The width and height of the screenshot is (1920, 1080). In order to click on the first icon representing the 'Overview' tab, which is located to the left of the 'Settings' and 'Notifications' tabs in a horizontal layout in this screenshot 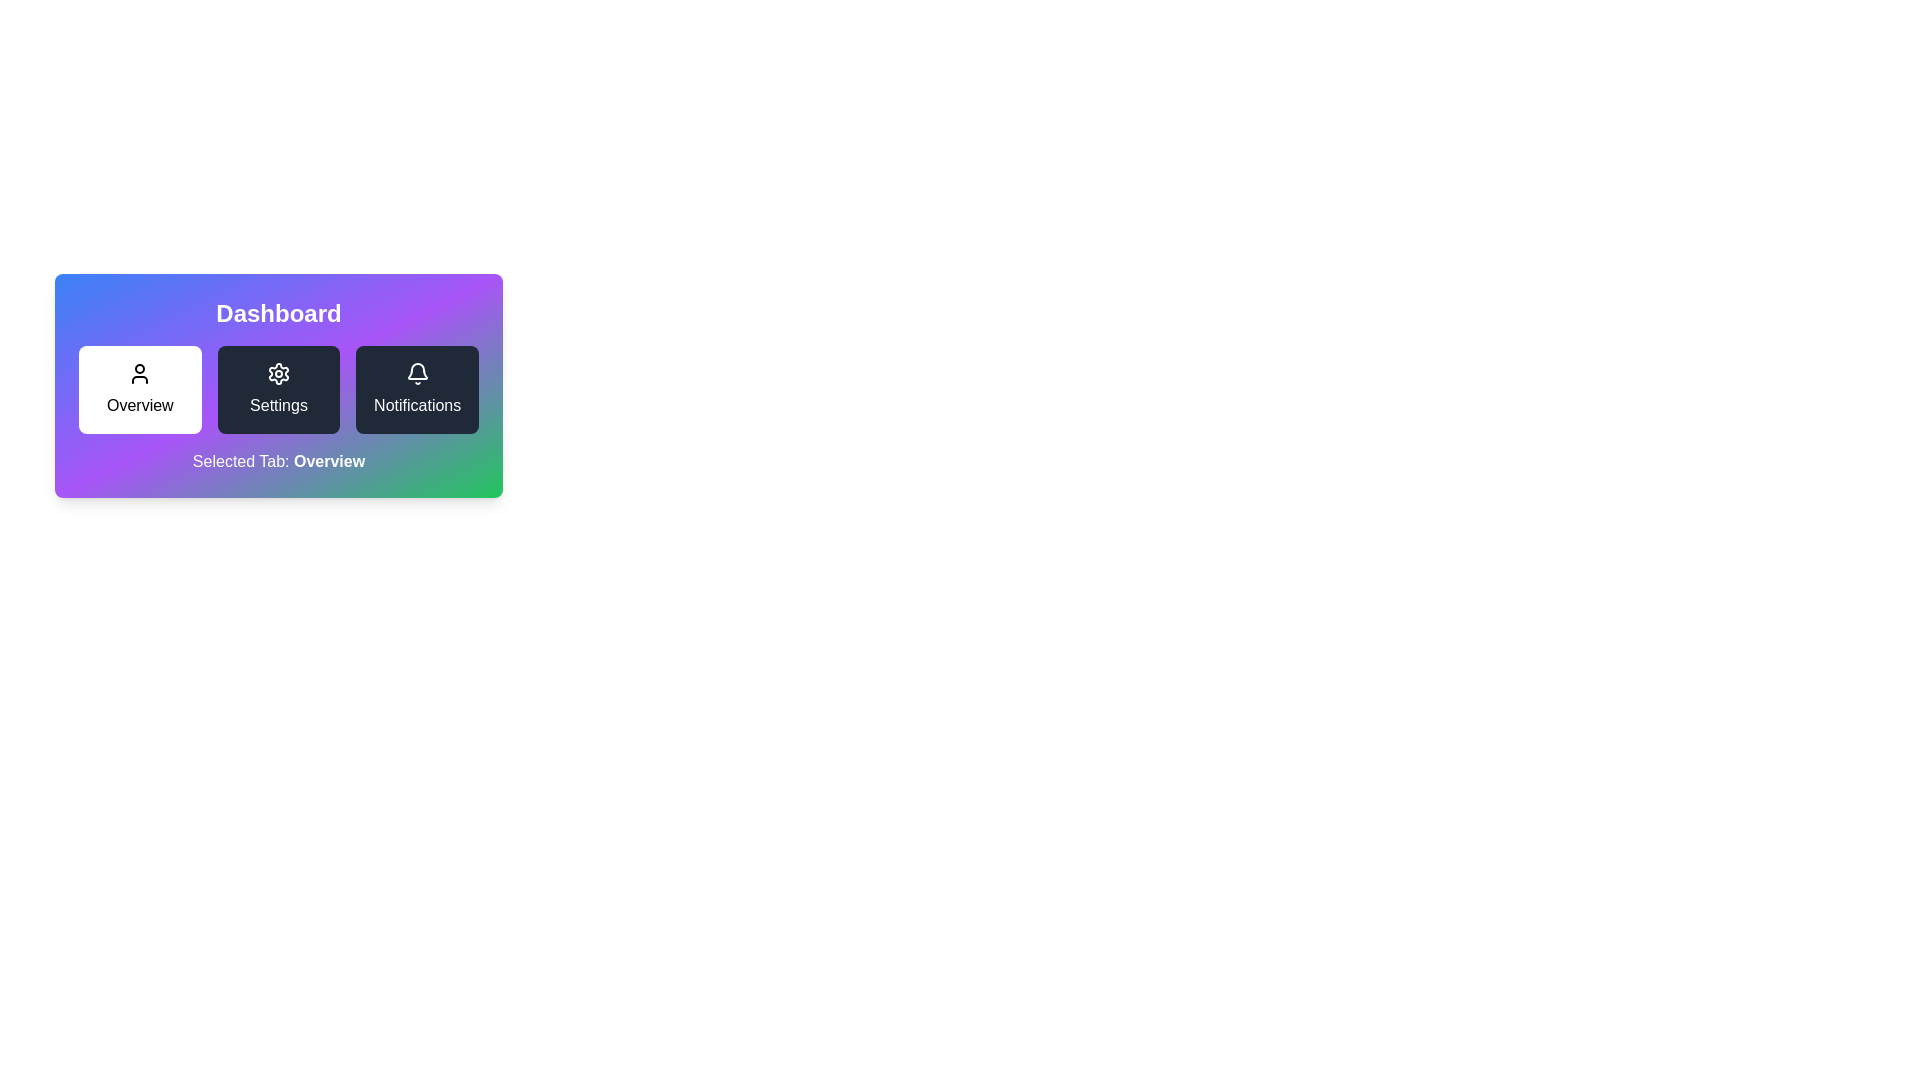, I will do `click(139, 374)`.